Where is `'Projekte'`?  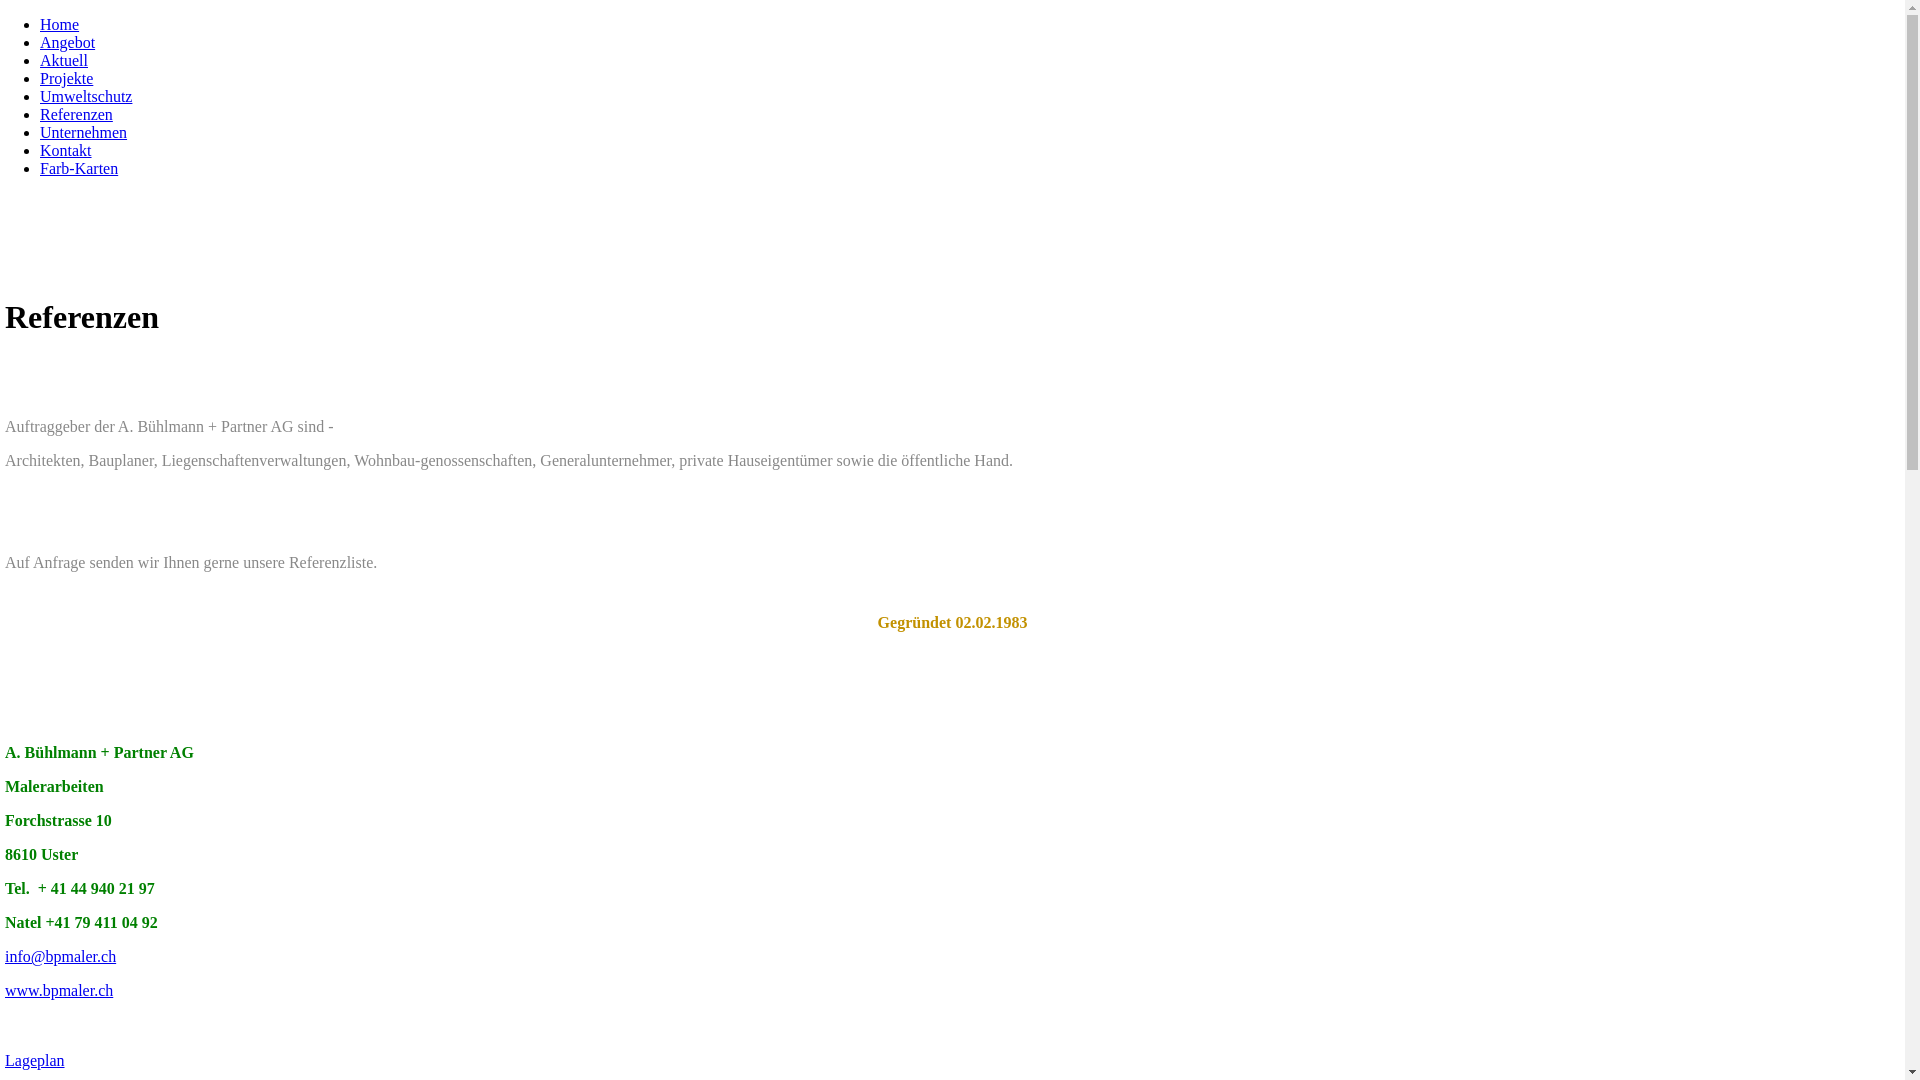
'Projekte' is located at coordinates (66, 77).